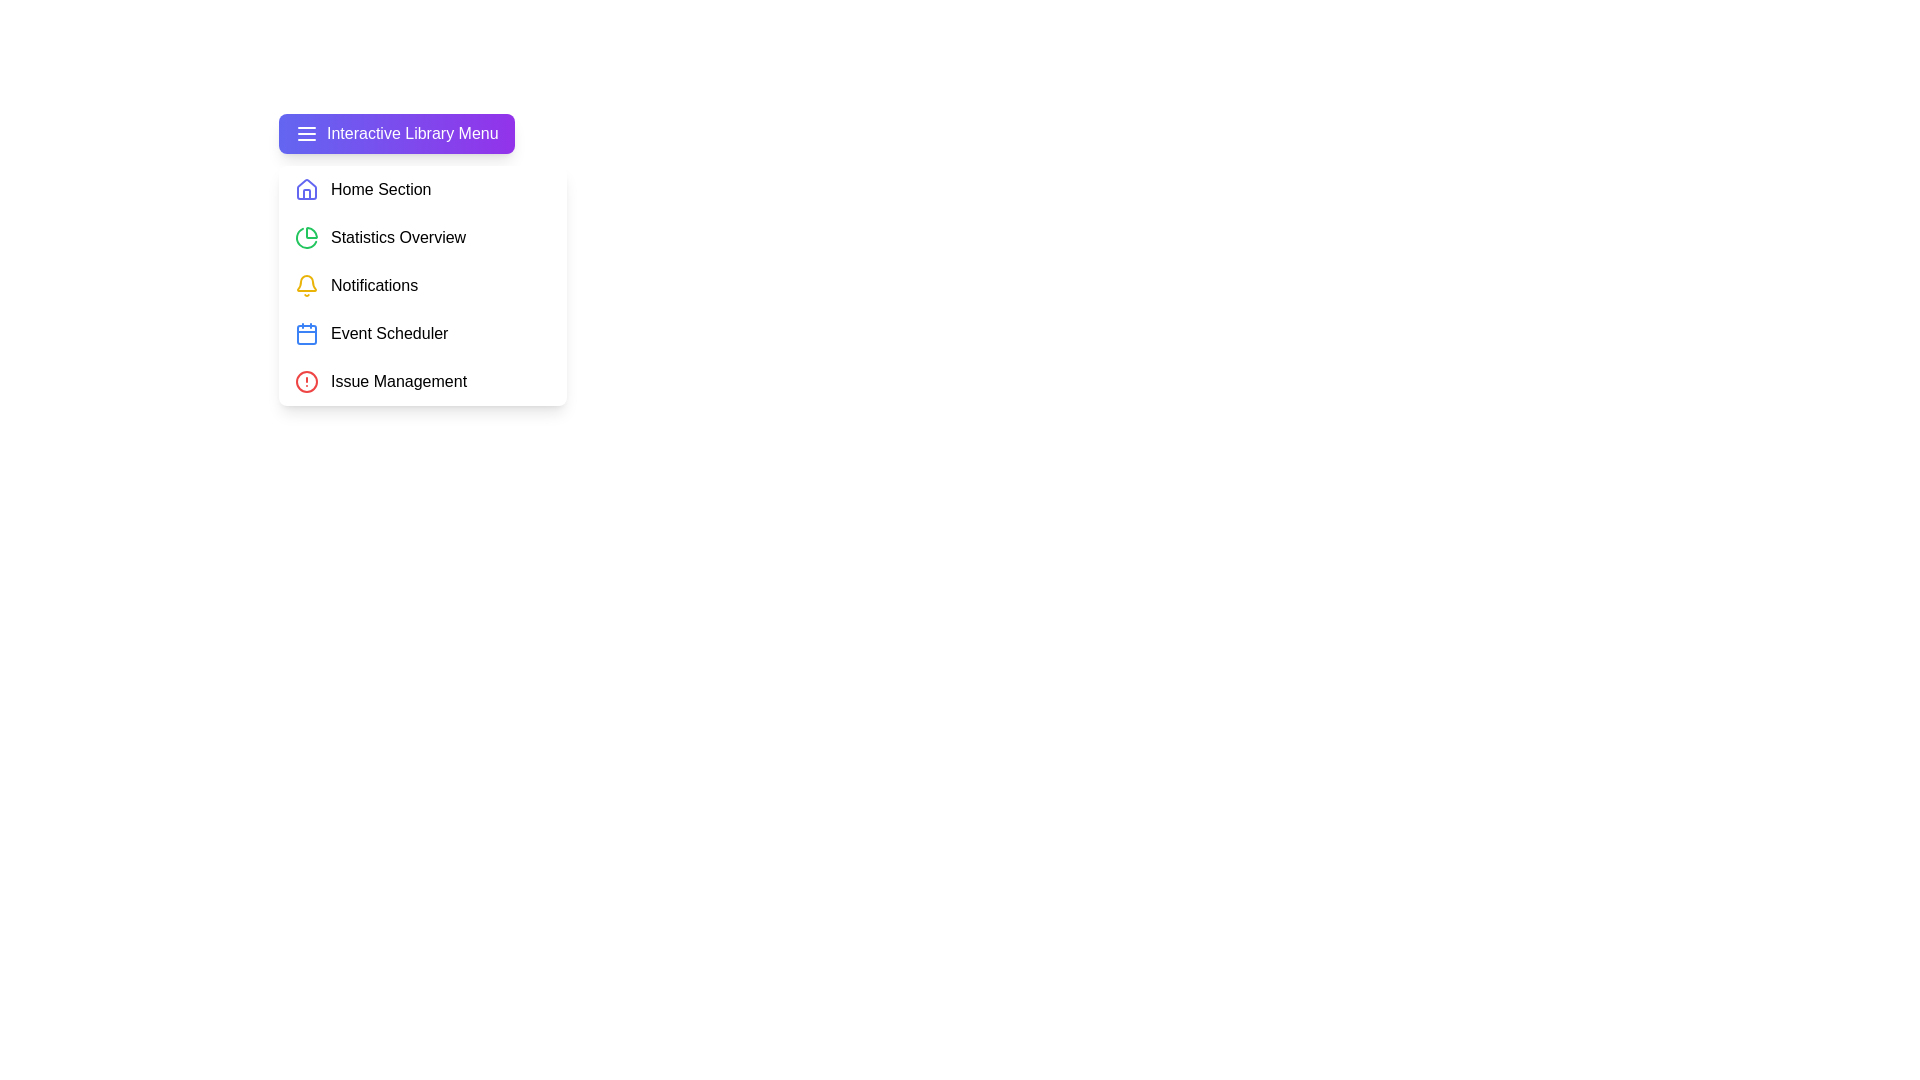 The height and width of the screenshot is (1080, 1920). What do you see at coordinates (421, 237) in the screenshot?
I see `the menu item Statistics Overview` at bounding box center [421, 237].